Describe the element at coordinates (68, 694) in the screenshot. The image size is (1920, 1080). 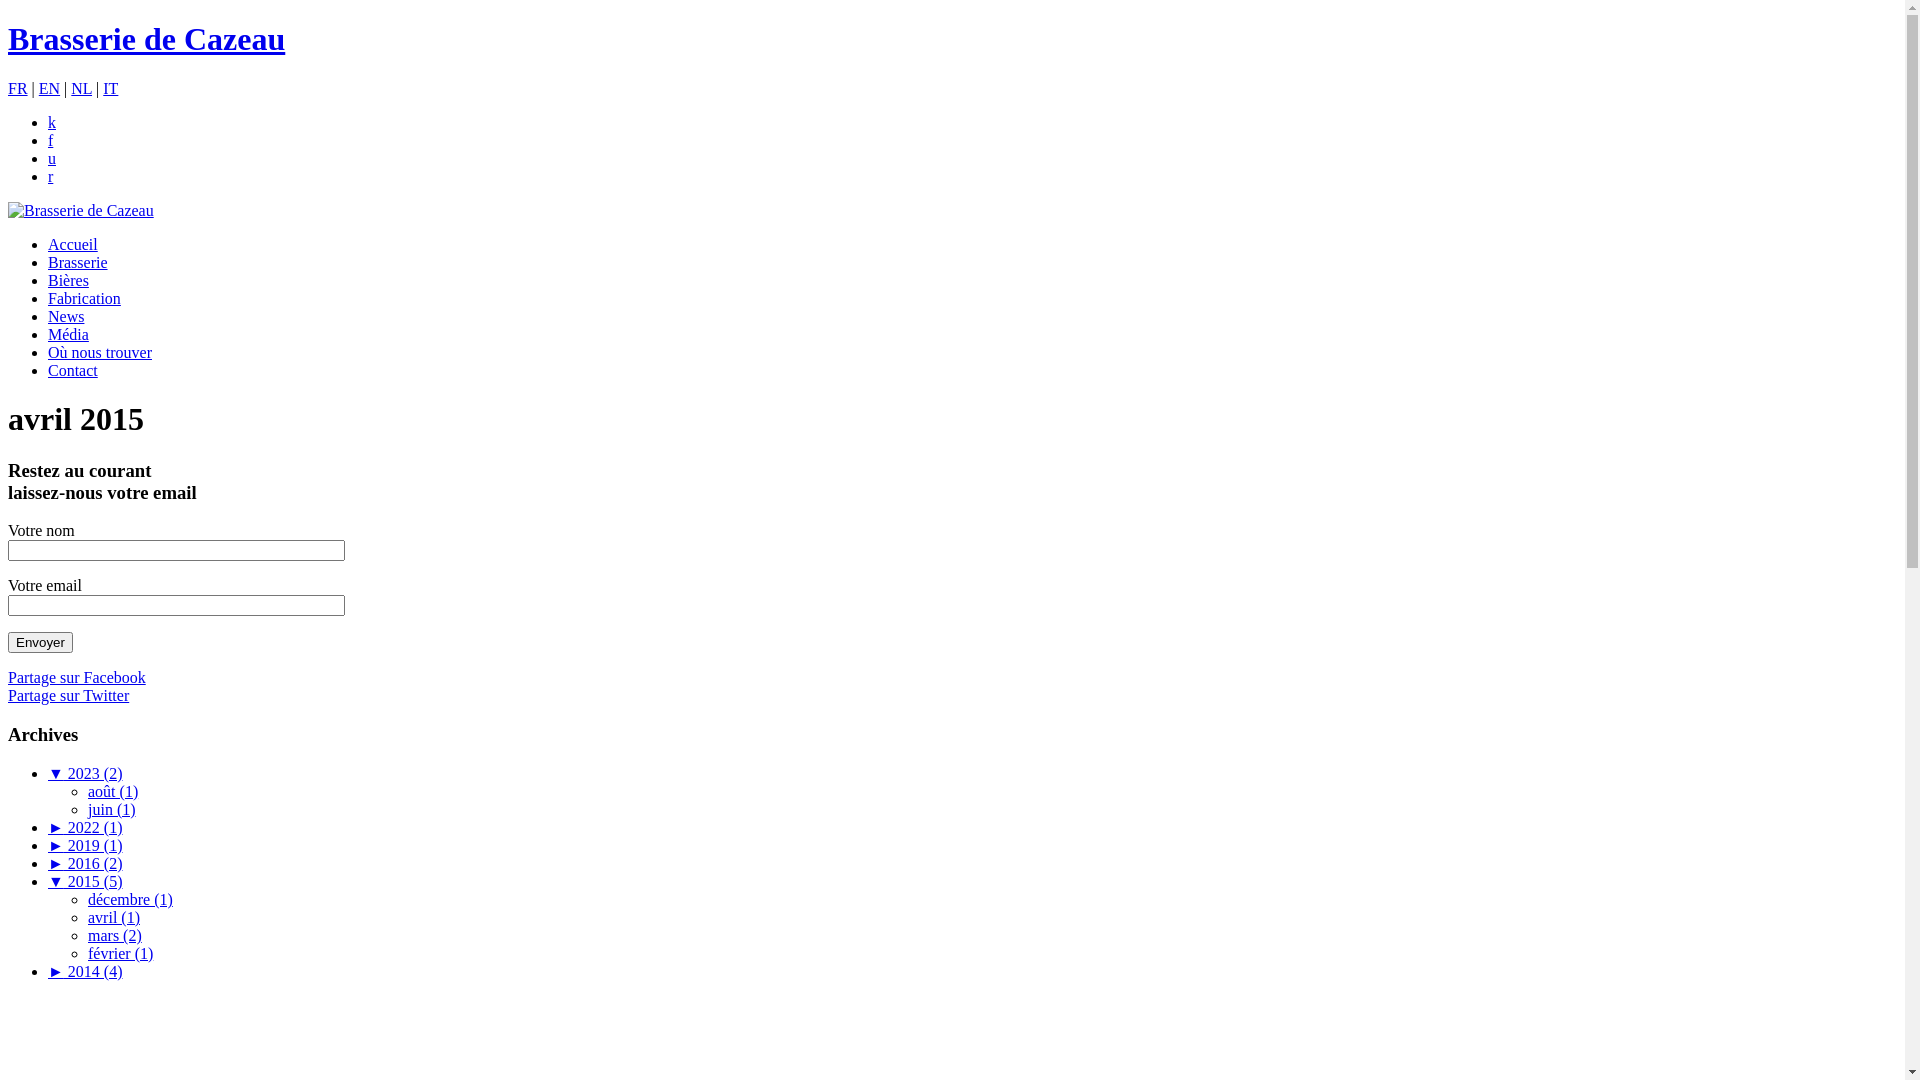
I see `'Partage sur Twitter'` at that location.